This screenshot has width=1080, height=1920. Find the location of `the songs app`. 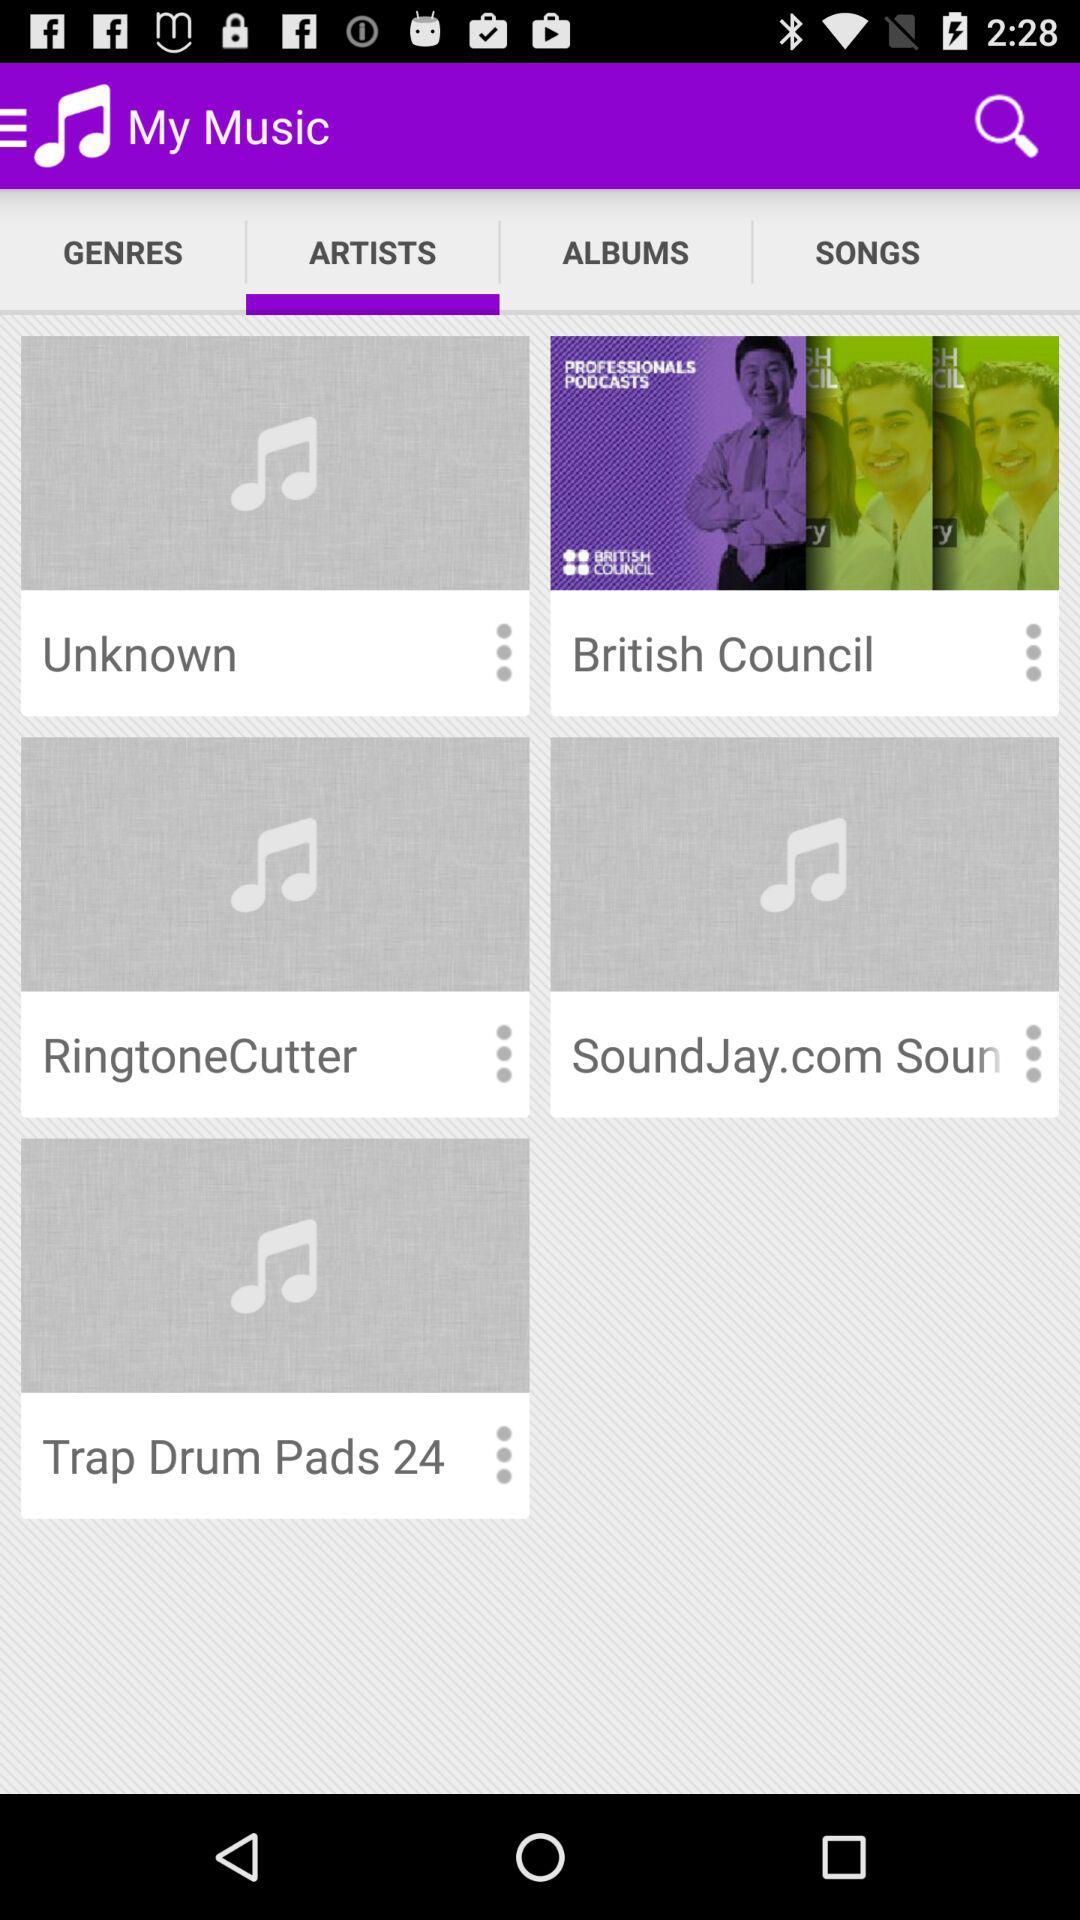

the songs app is located at coordinates (866, 251).